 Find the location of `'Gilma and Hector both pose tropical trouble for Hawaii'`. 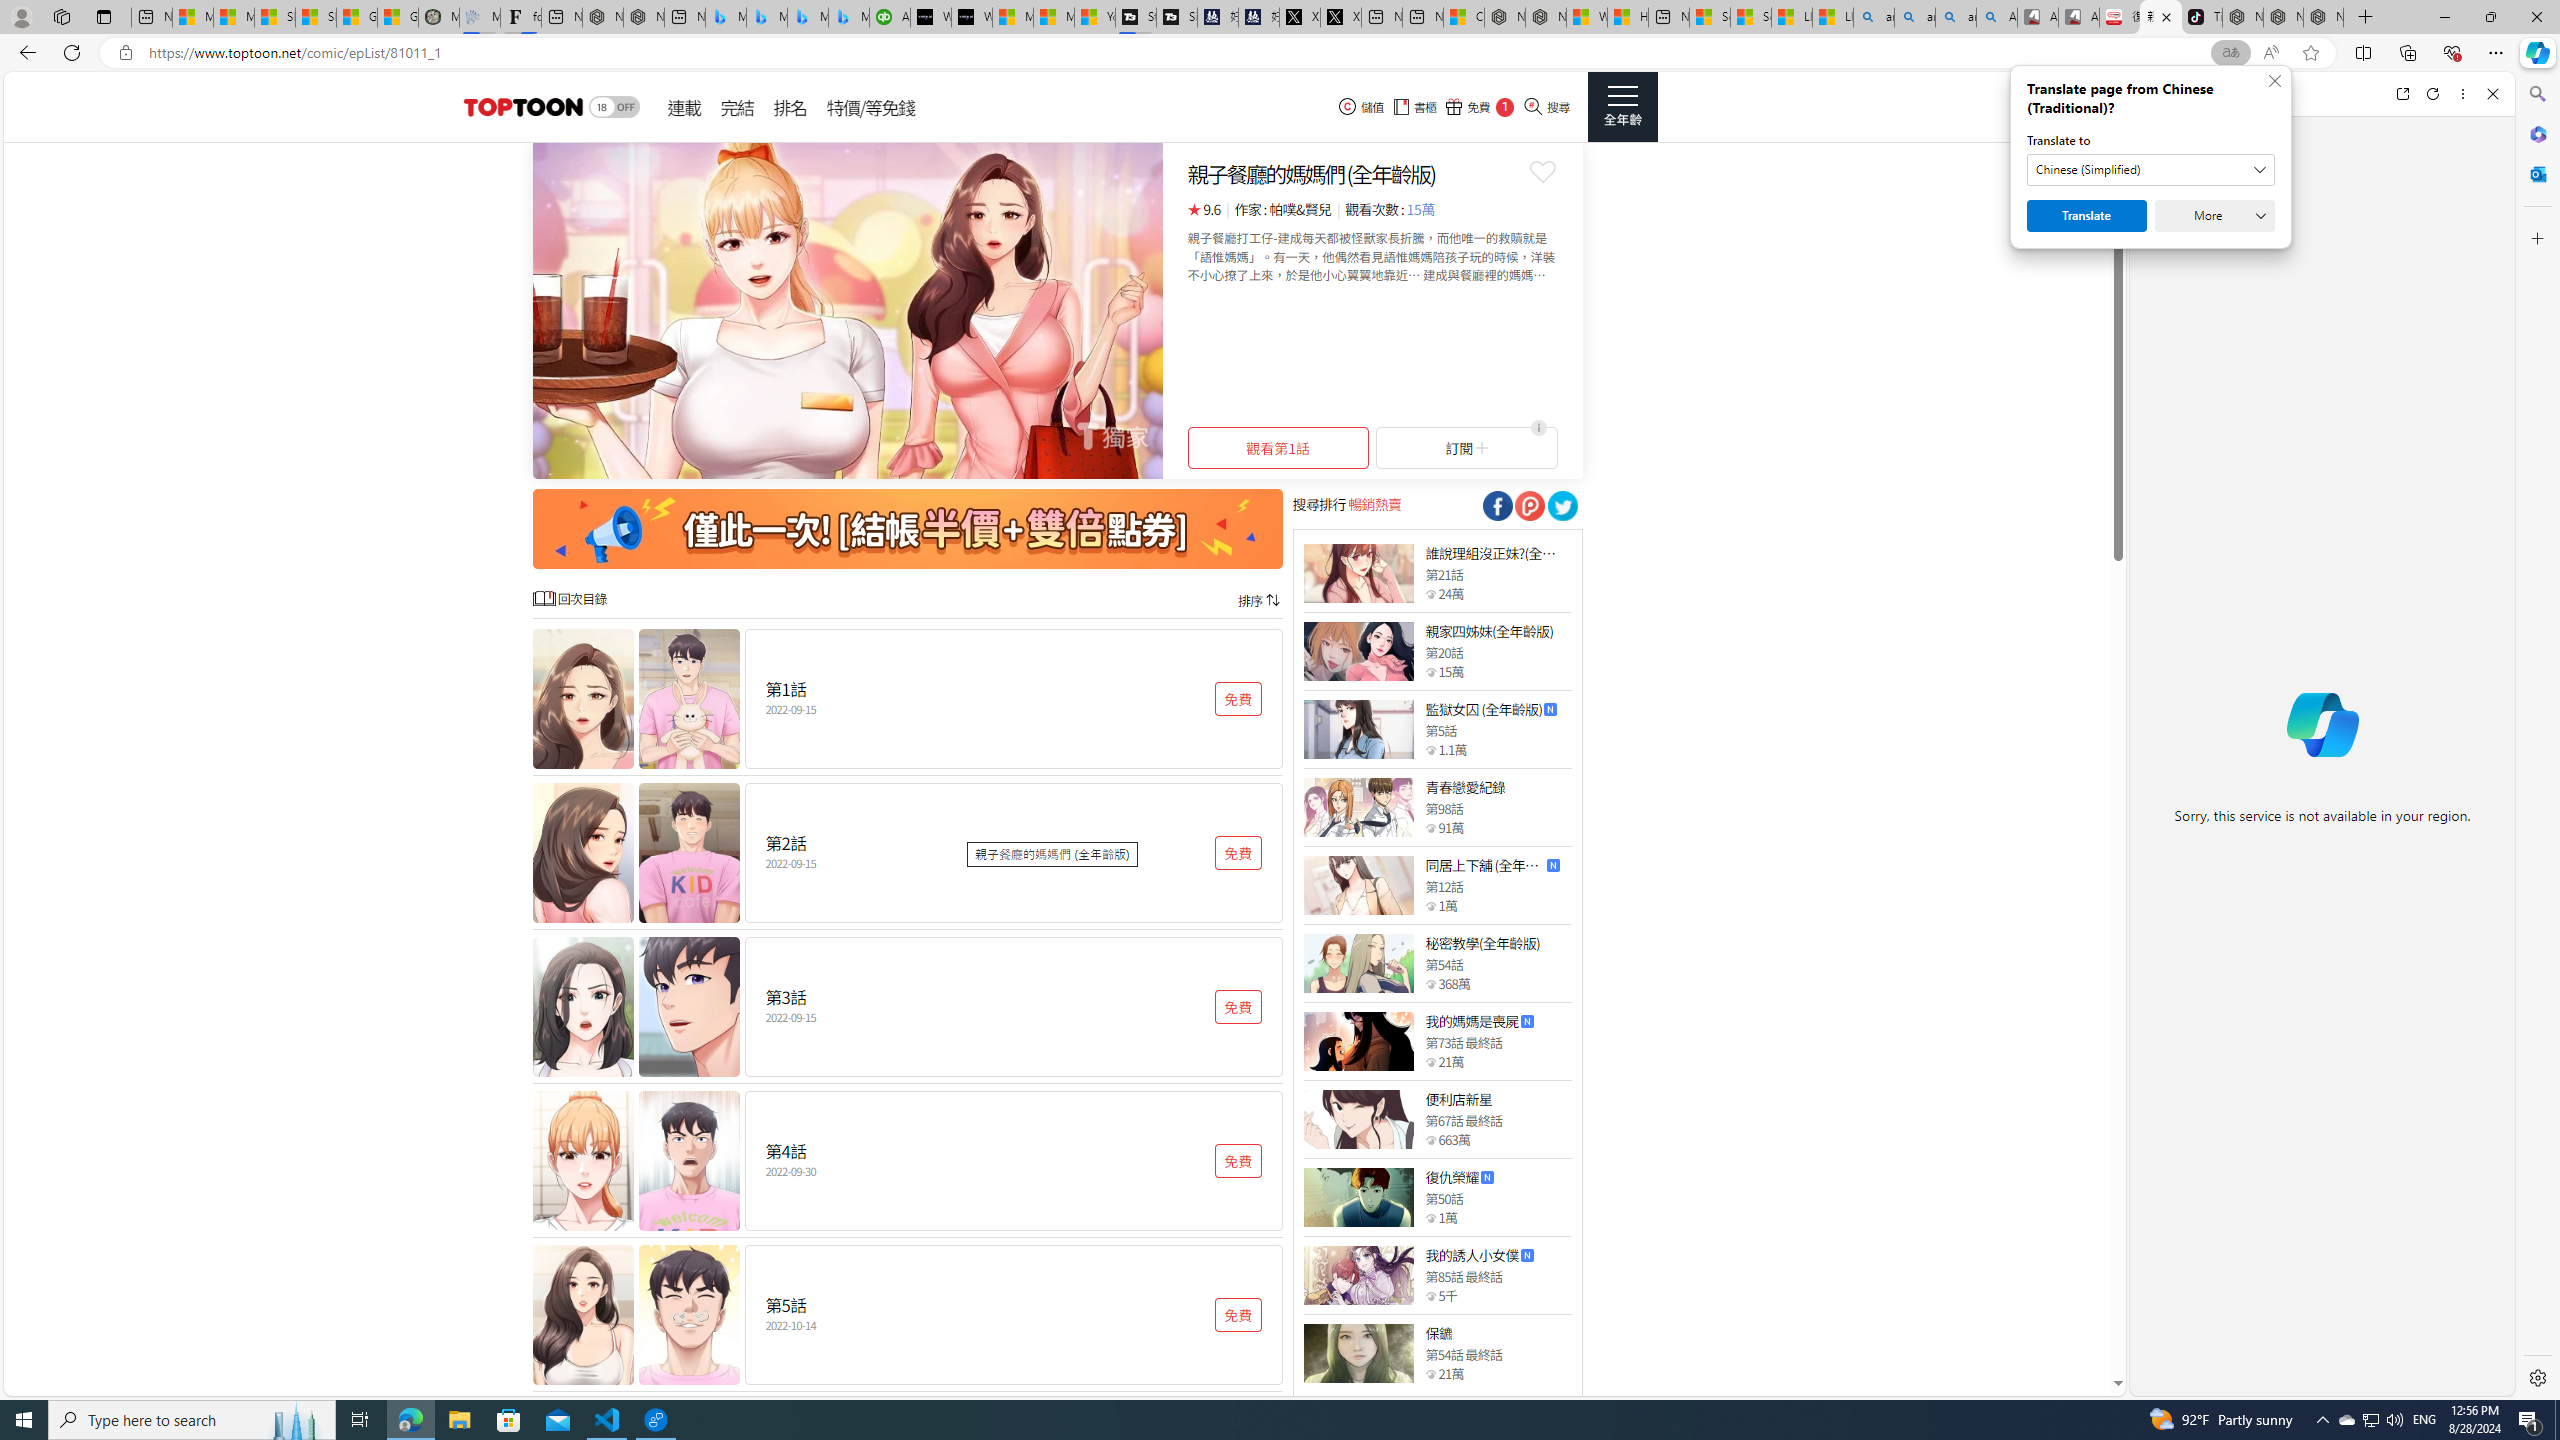

'Gilma and Hector both pose tropical trouble for Hawaii' is located at coordinates (398, 16).